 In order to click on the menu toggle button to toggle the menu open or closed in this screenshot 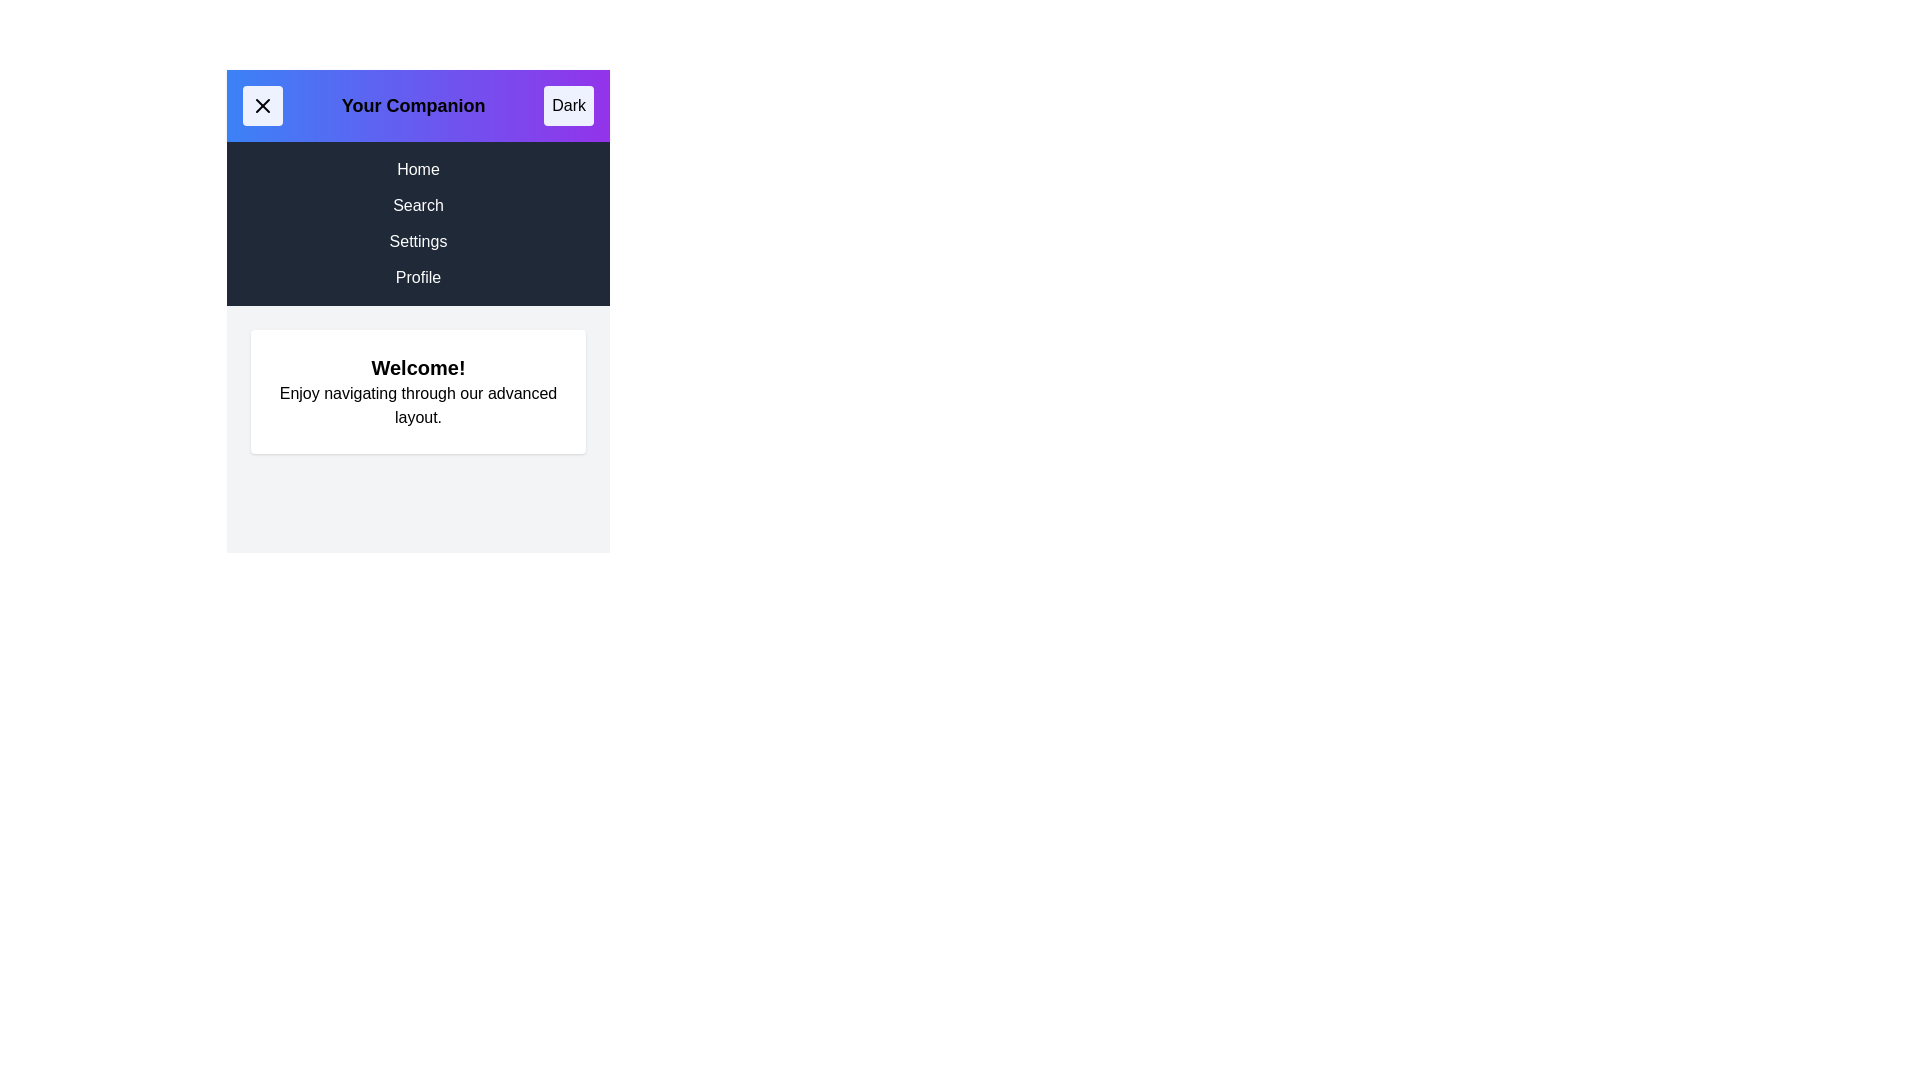, I will do `click(262, 105)`.